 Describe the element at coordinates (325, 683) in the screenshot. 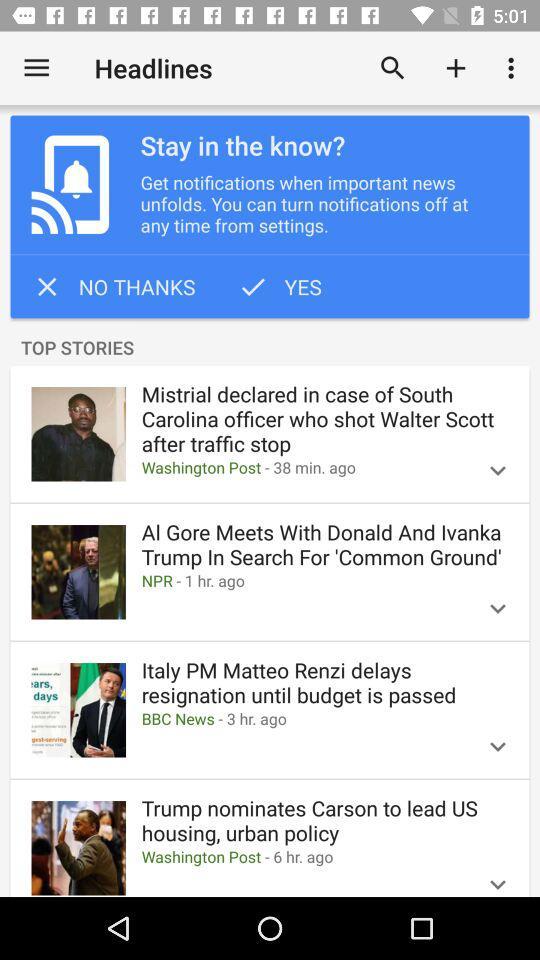

I see `italy pm matteo` at that location.